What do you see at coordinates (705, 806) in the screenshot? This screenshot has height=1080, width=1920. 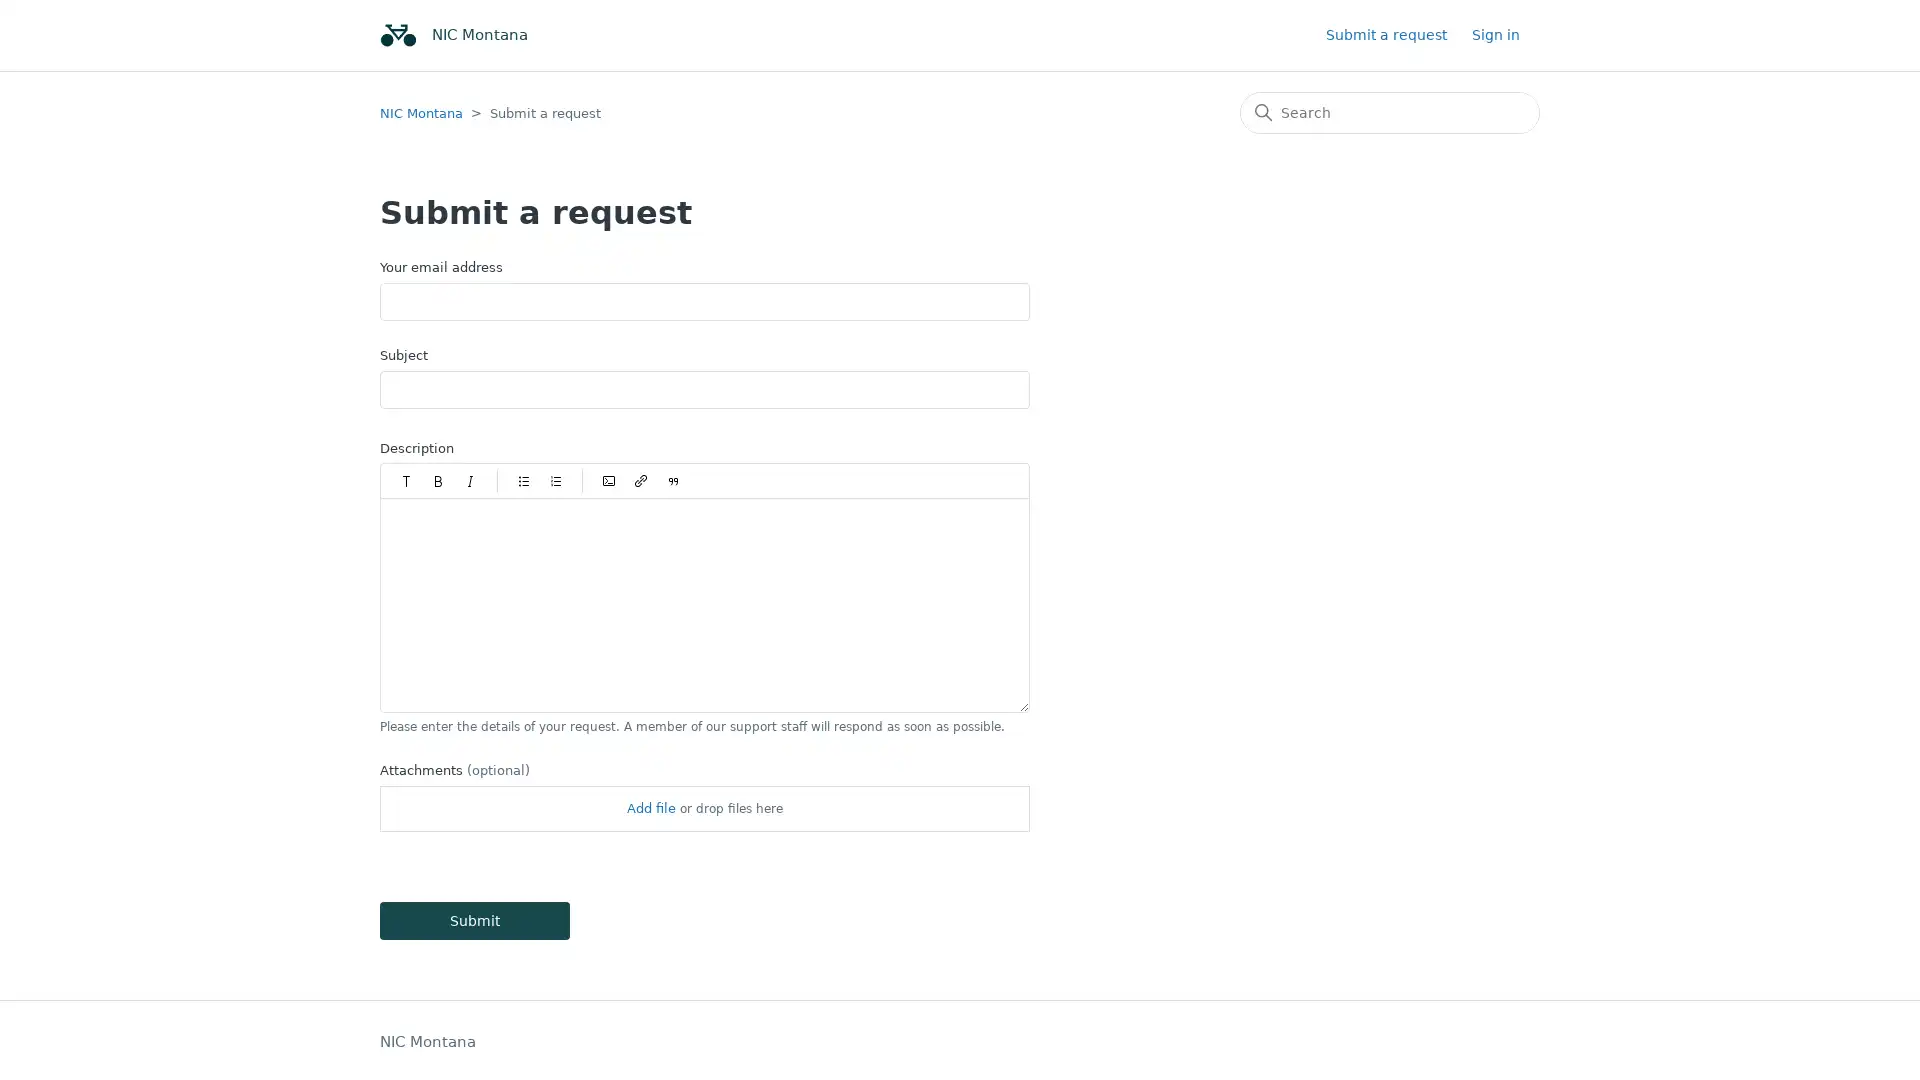 I see `Attachments(optional)` at bounding box center [705, 806].